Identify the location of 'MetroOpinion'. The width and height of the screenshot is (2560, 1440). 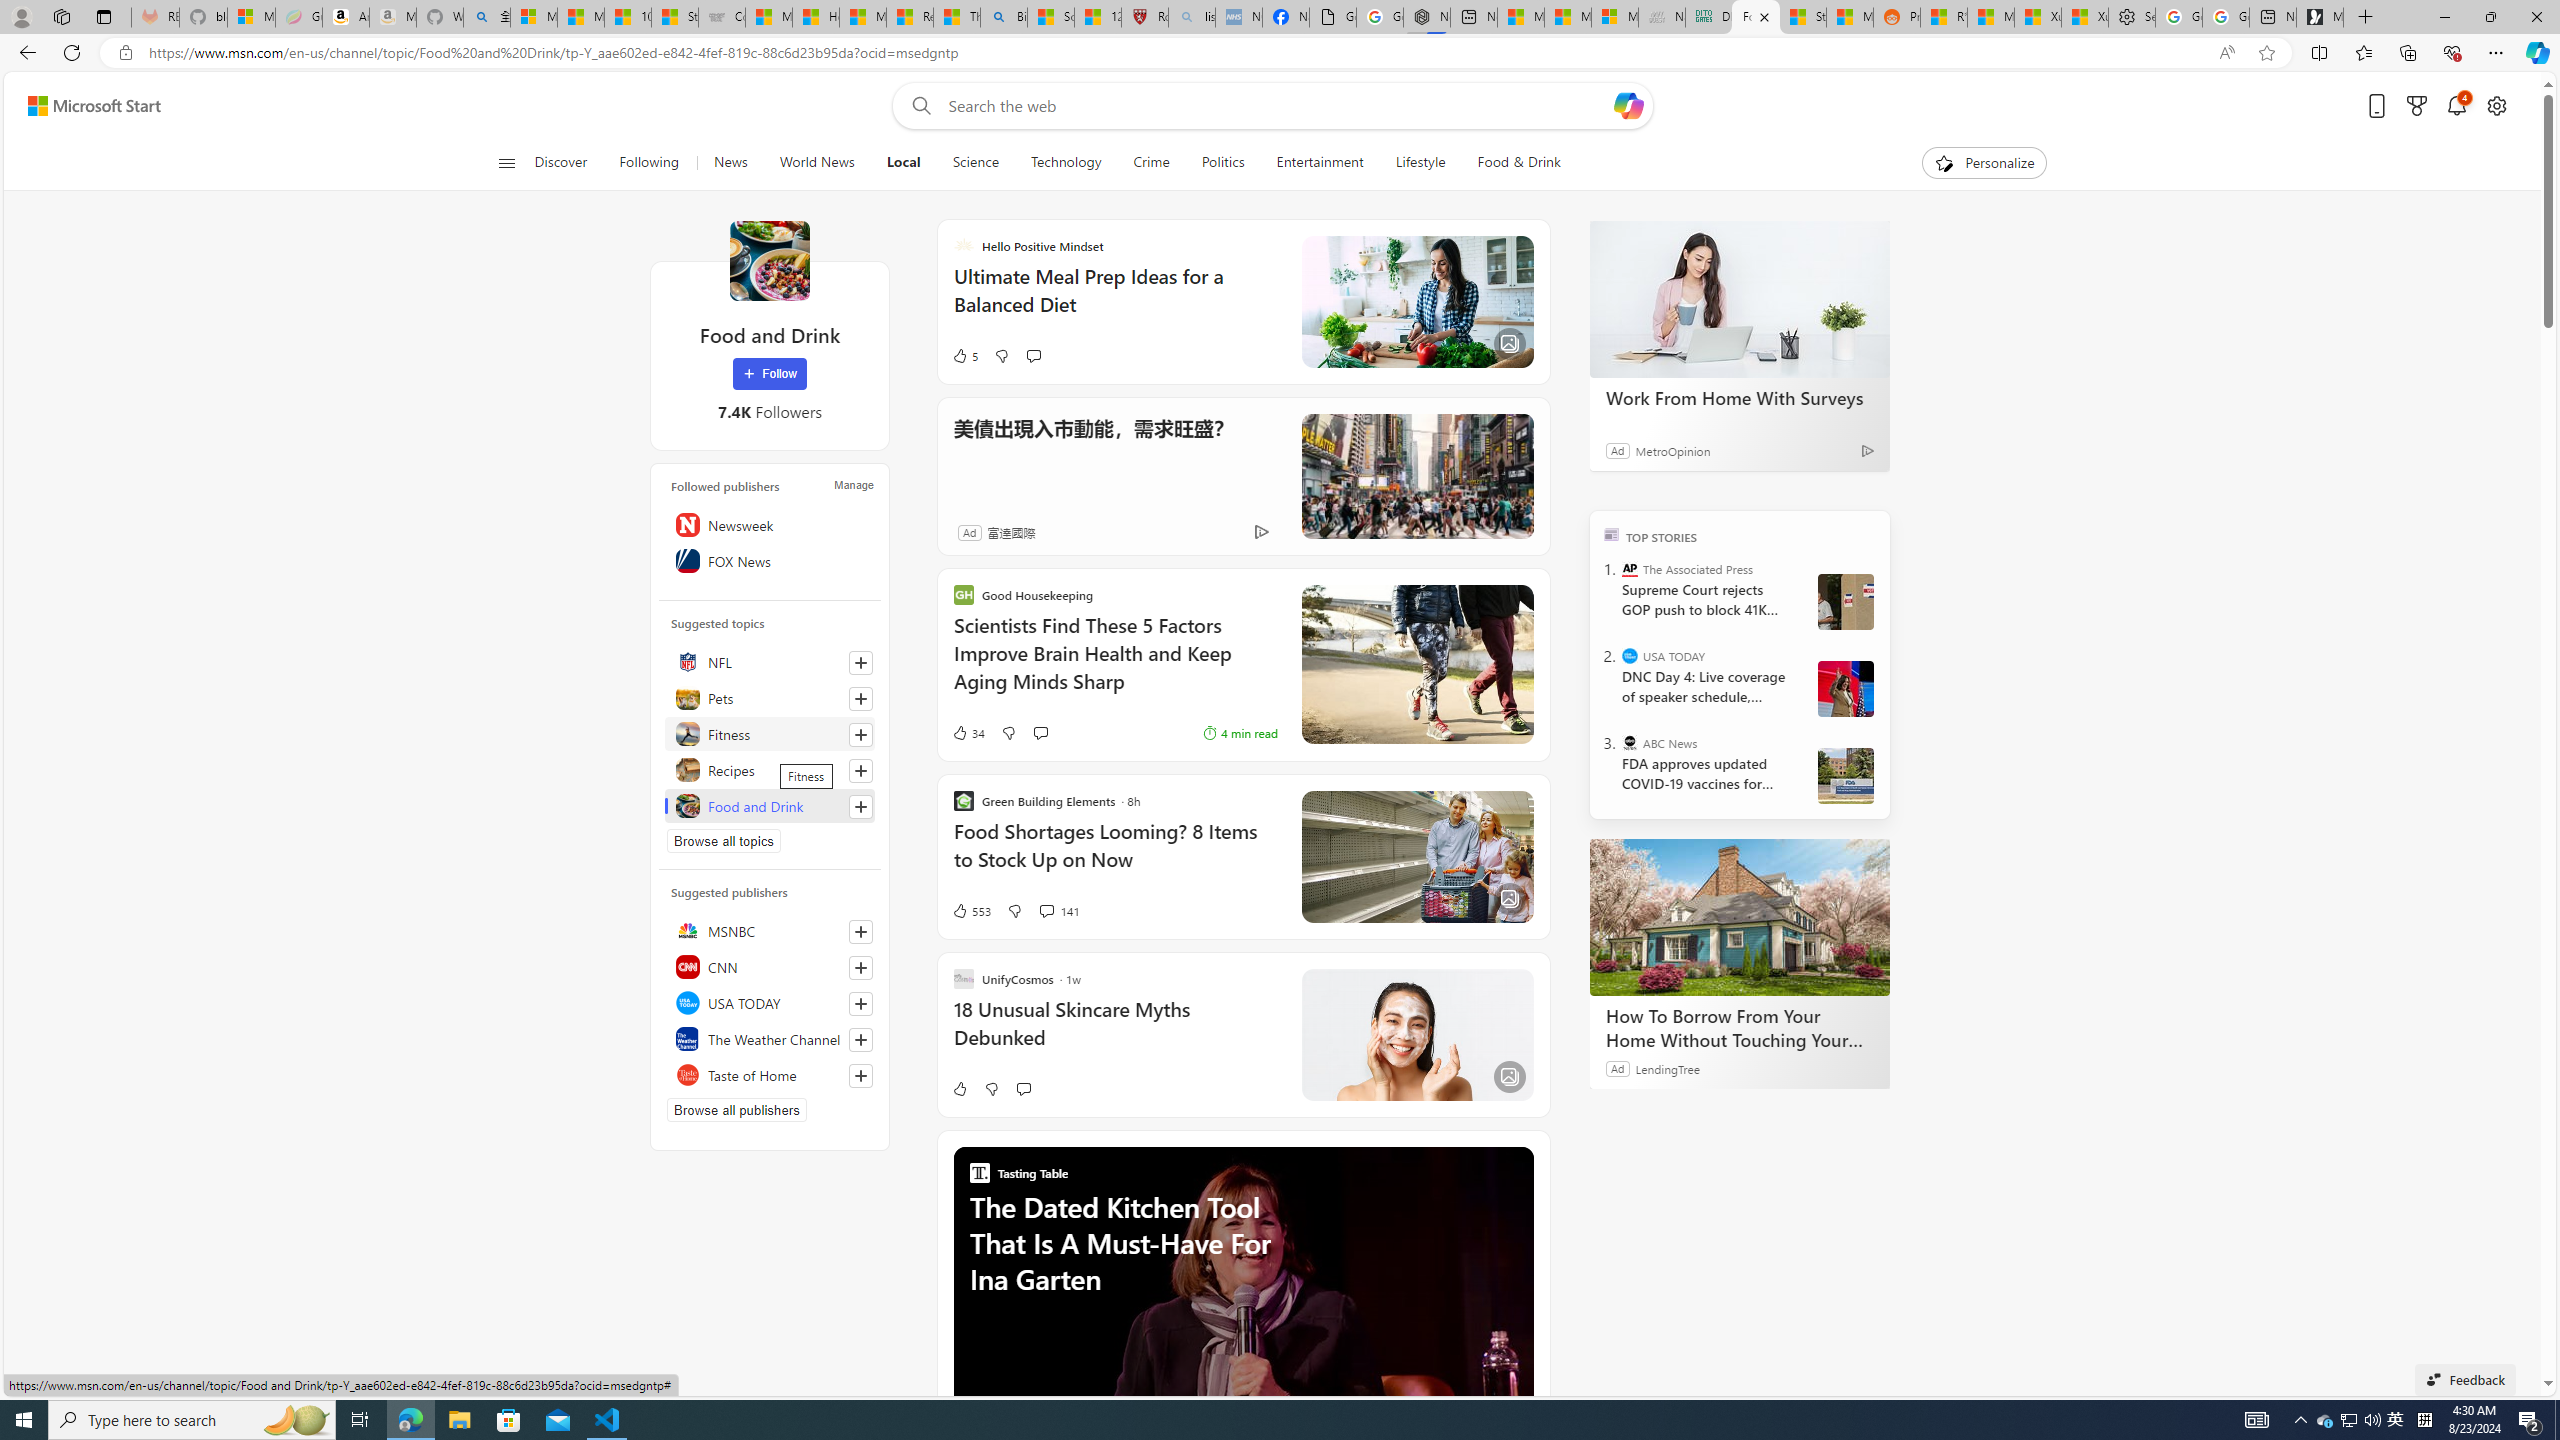
(1671, 449).